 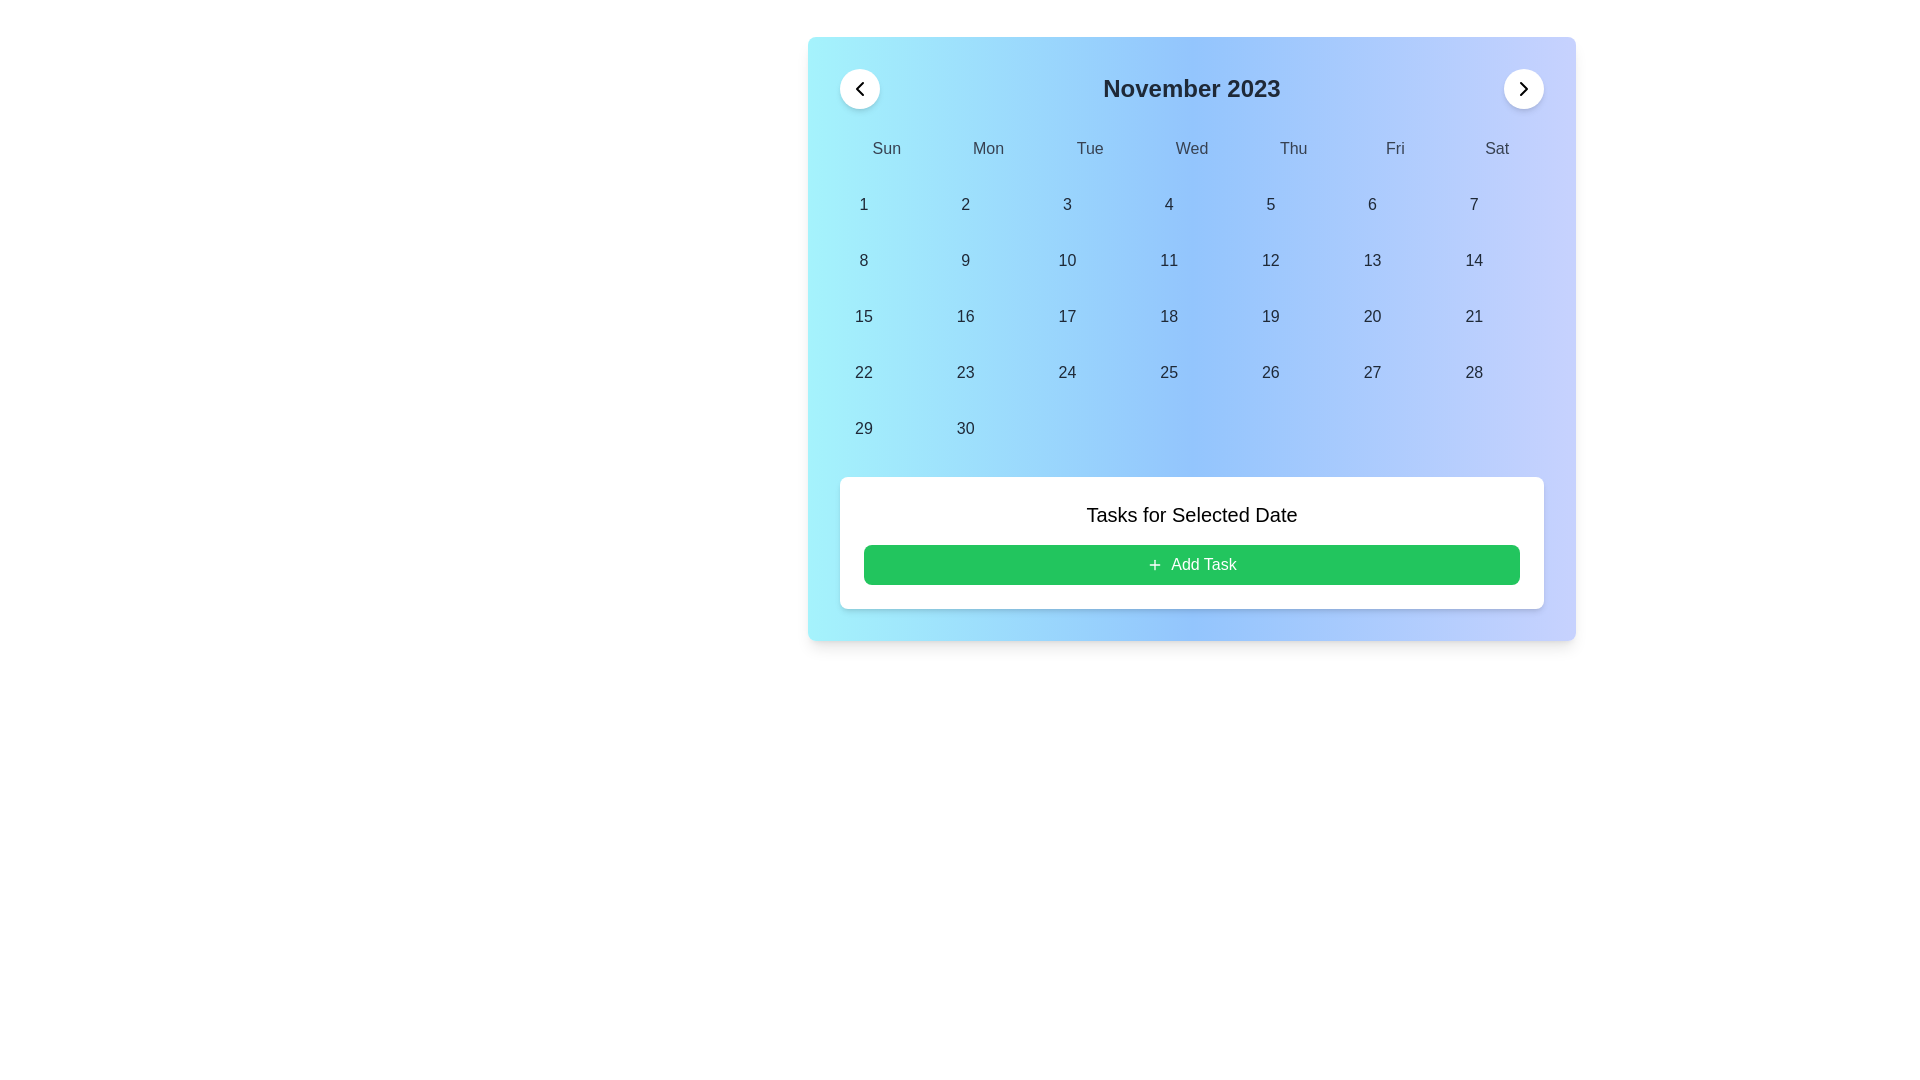 What do you see at coordinates (1191, 148) in the screenshot?
I see `the text label displaying 'Wed' in black text on a light blue background, which is the fourth element in a horizontal row of day labels in the calendar interface` at bounding box center [1191, 148].